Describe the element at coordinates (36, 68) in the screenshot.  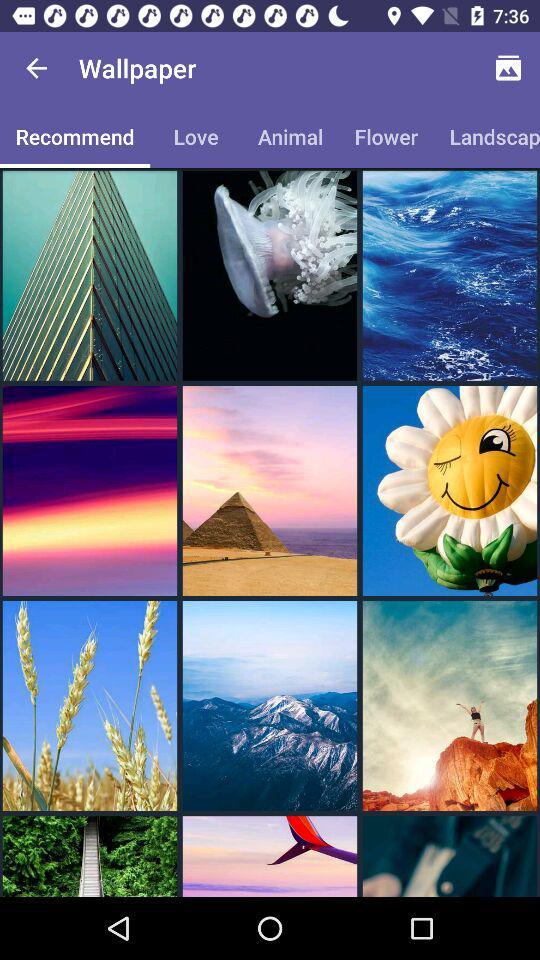
I see `the icon next to wallpaper icon` at that location.